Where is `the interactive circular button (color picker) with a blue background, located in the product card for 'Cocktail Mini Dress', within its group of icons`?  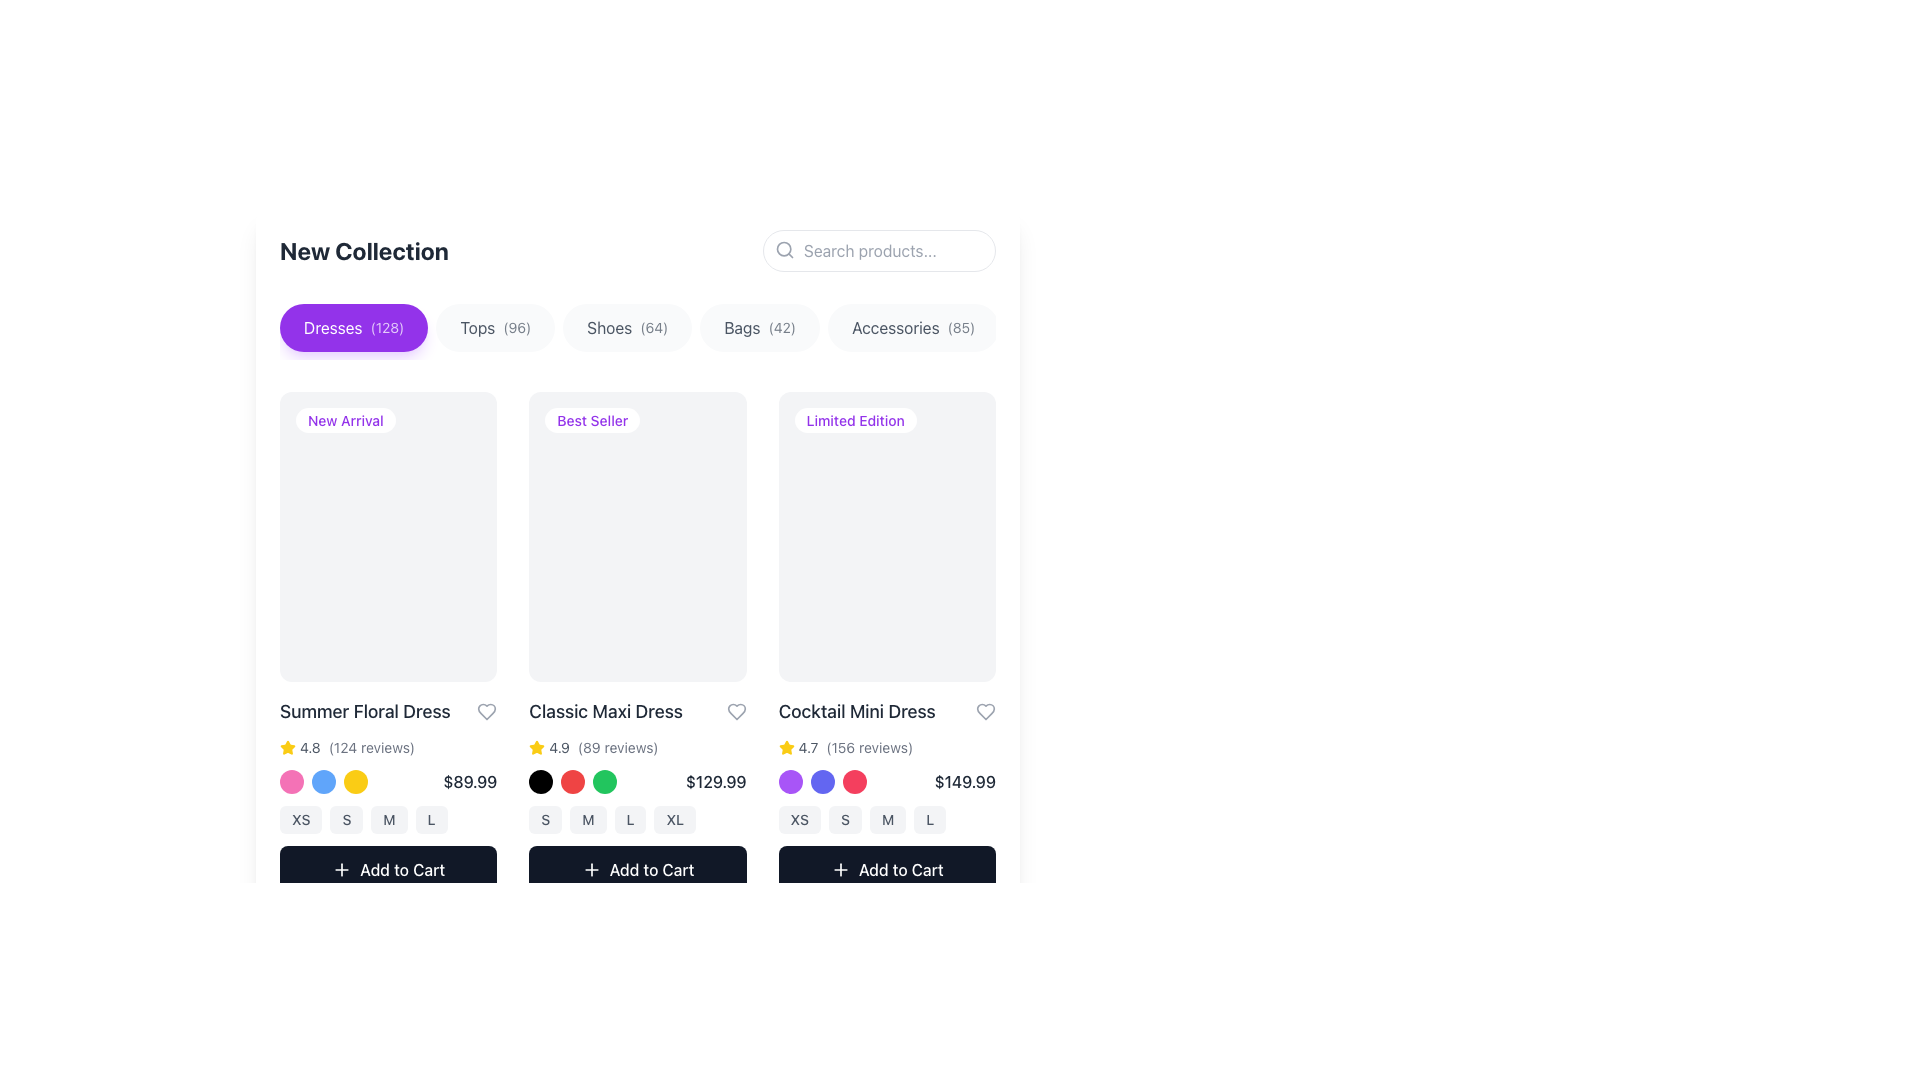 the interactive circular button (color picker) with a blue background, located in the product card for 'Cocktail Mini Dress', within its group of icons is located at coordinates (822, 780).